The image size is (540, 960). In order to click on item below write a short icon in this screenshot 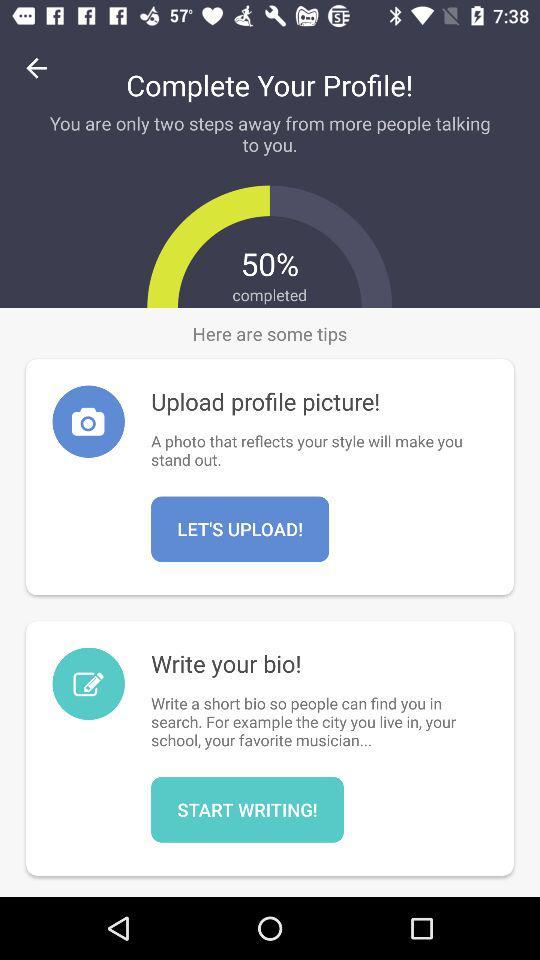, I will do `click(247, 809)`.